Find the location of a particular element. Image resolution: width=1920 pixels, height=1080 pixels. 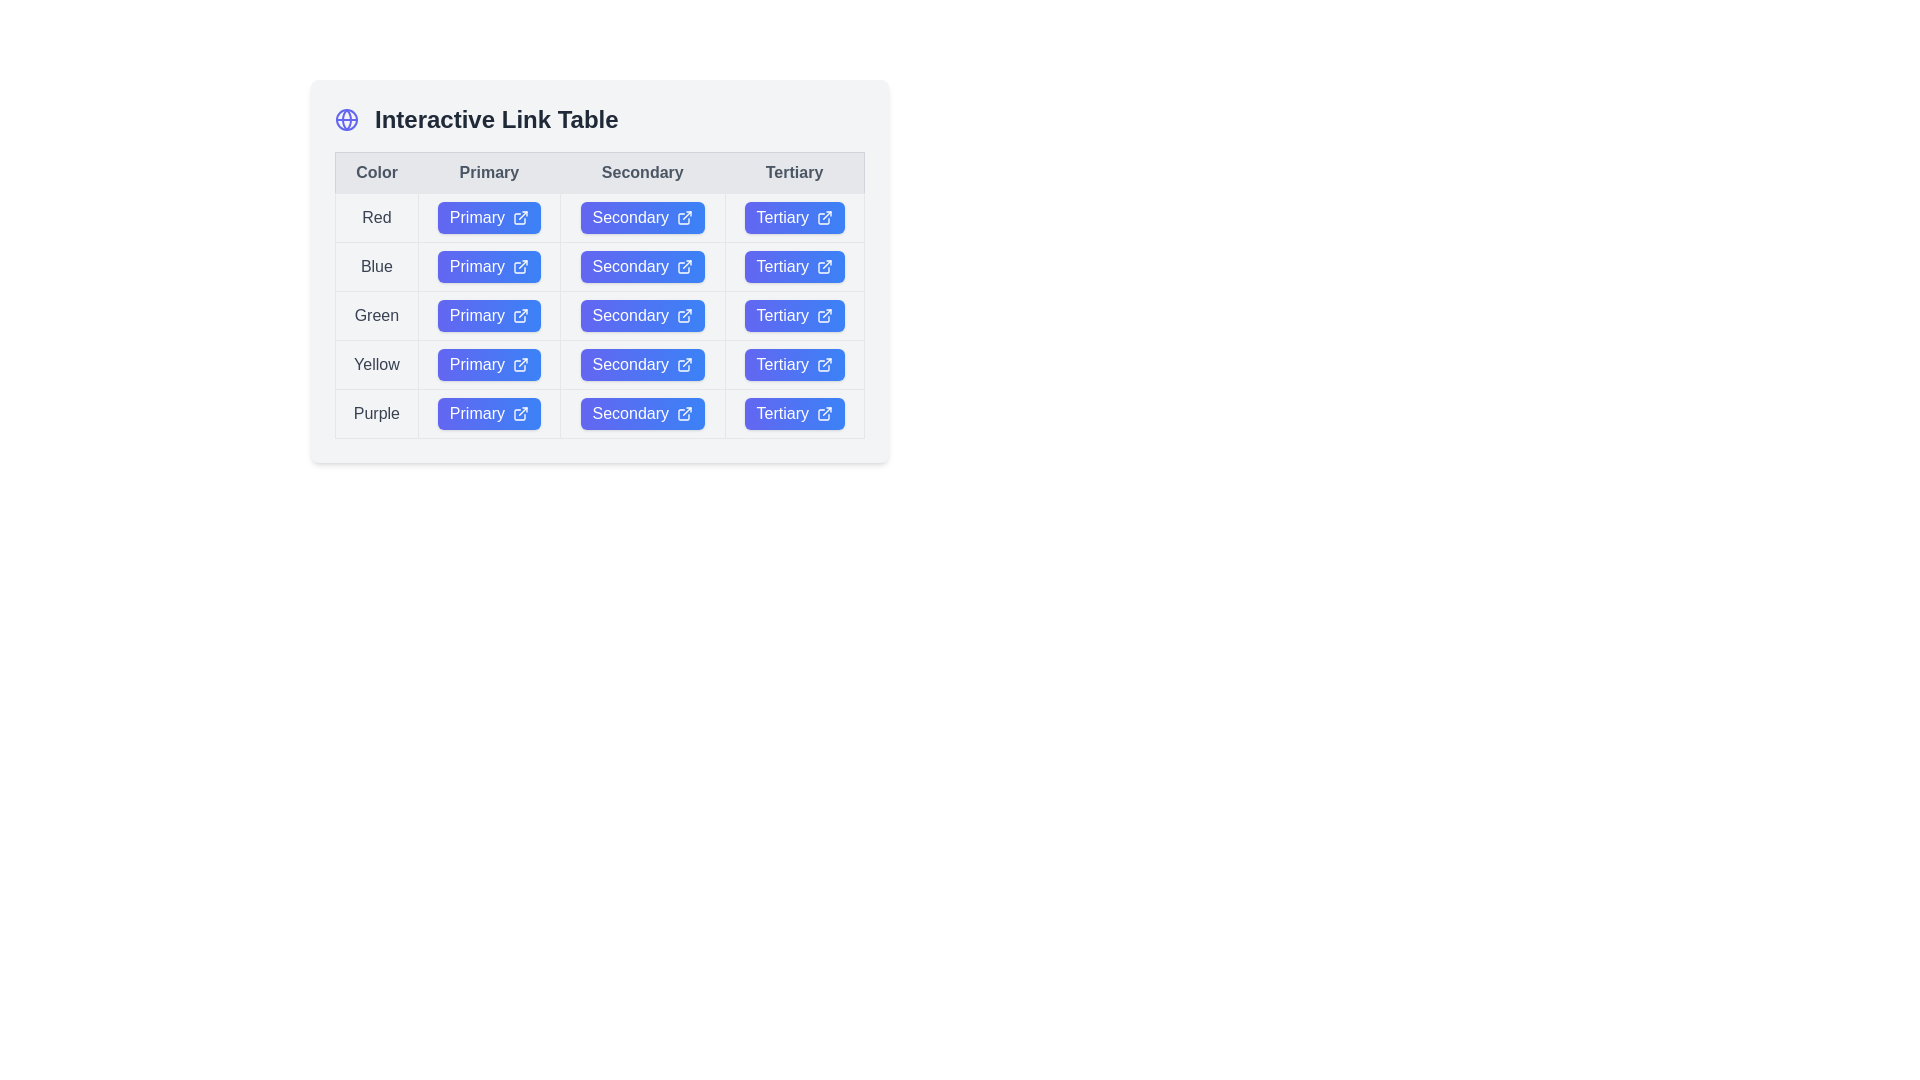

the 'Secondary' button is located at coordinates (642, 265).